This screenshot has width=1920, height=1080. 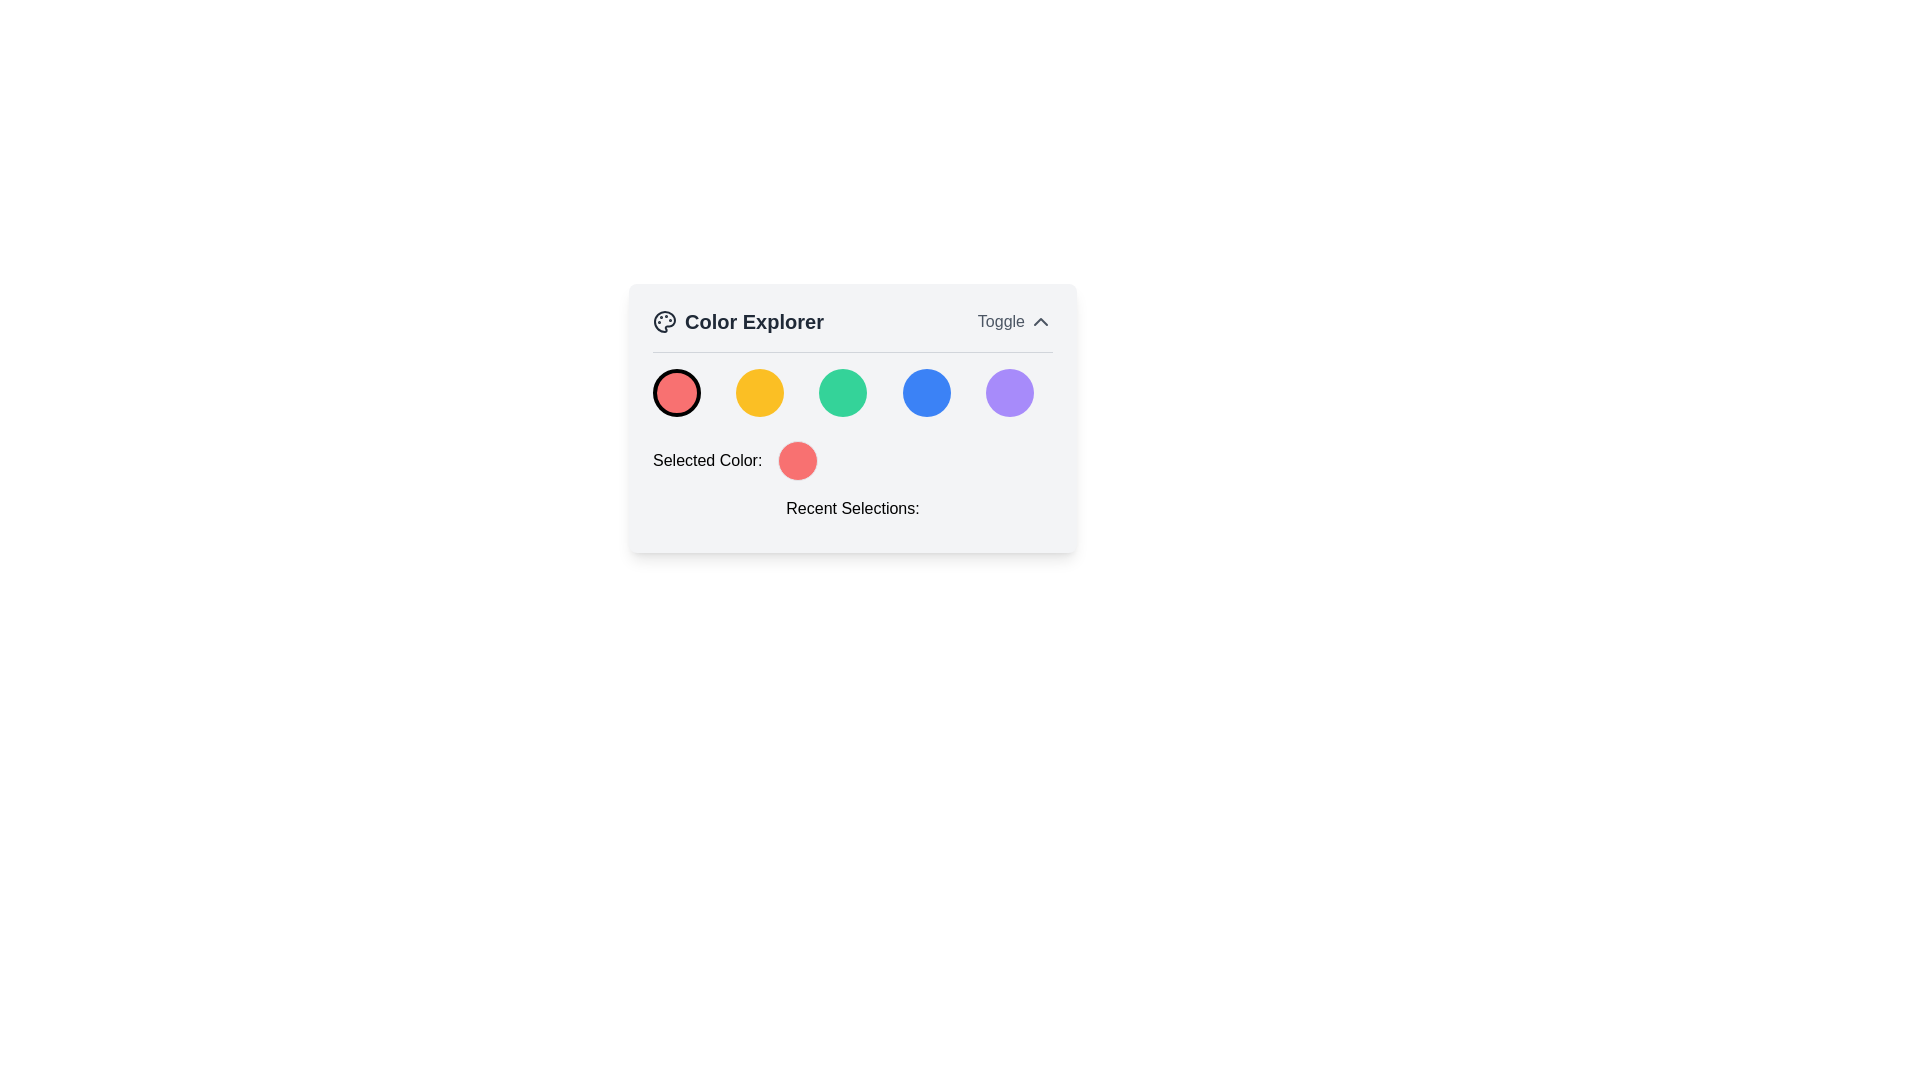 I want to click on the color palette icon located at the top-left of the 'Color Explorer' panel header, to the left of the title text, so click(x=665, y=320).